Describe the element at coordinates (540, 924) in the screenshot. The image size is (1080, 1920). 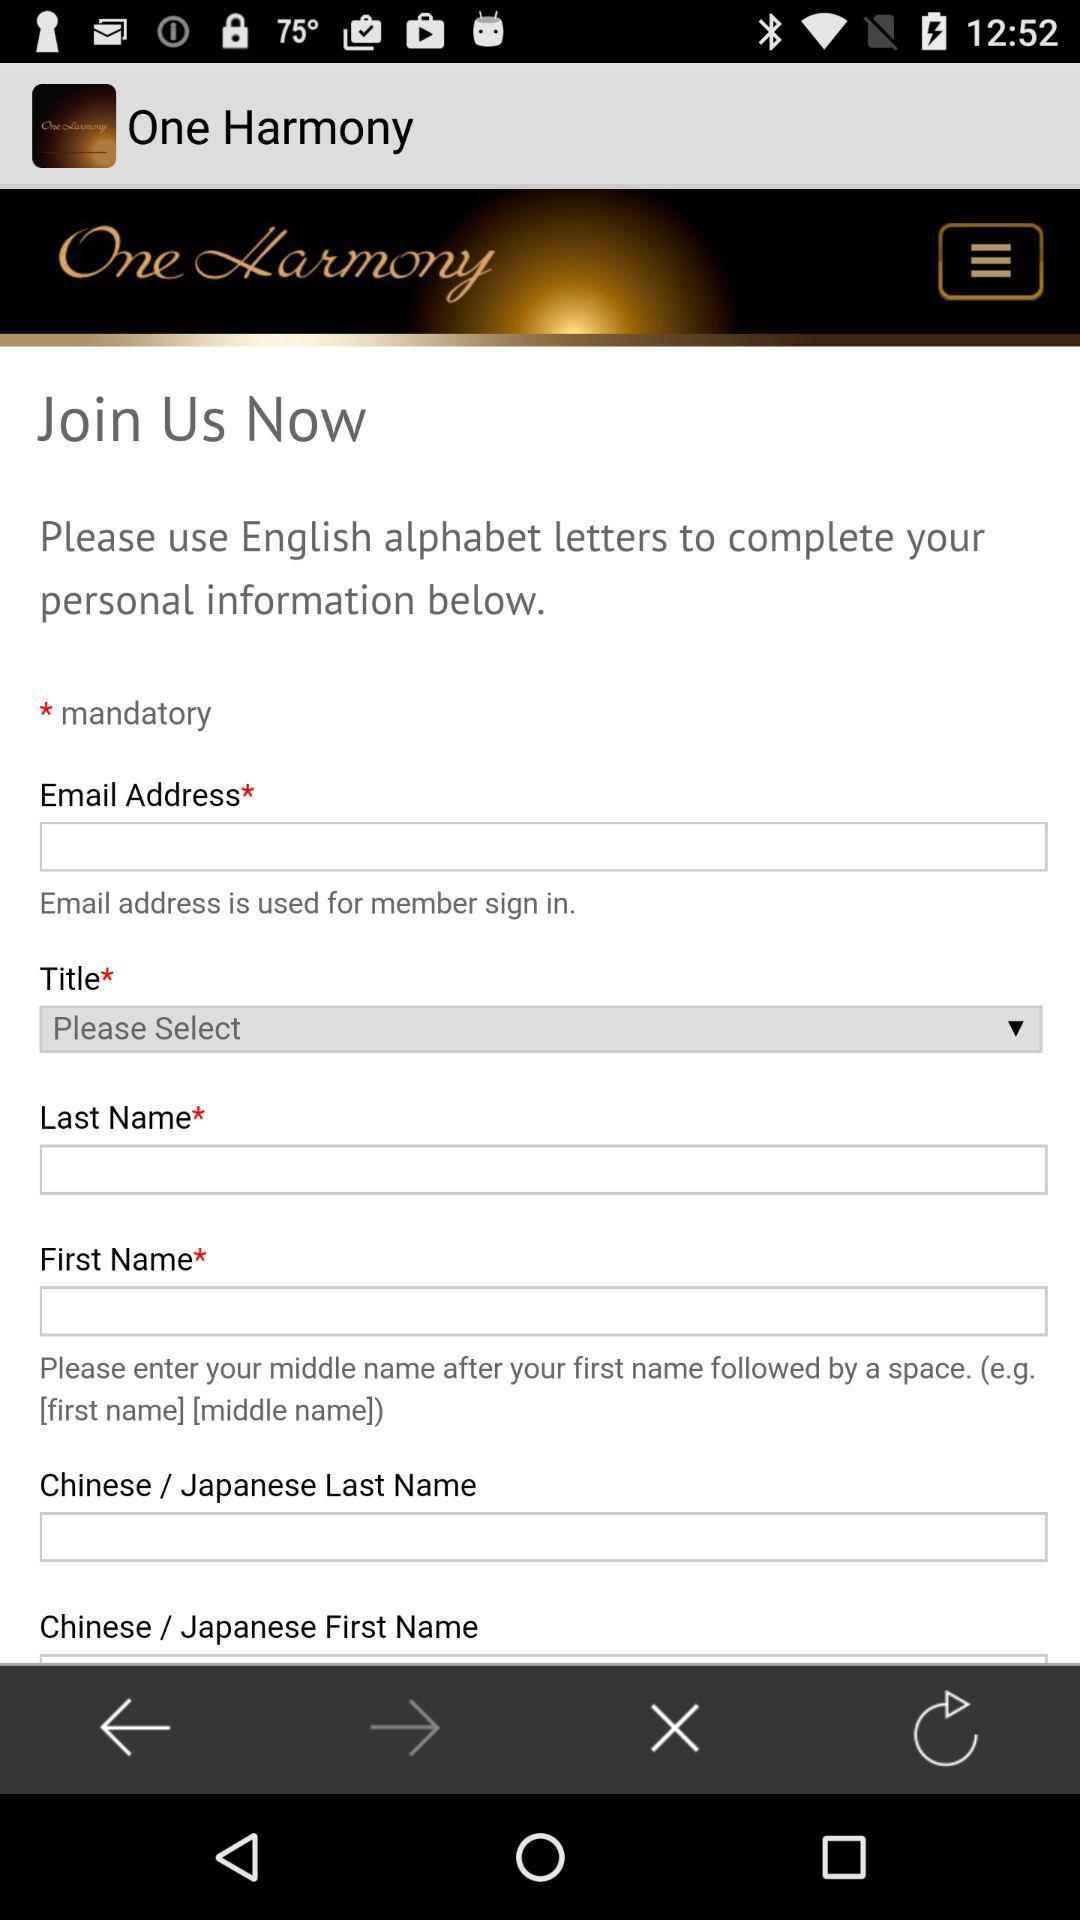
I see `subscribe page` at that location.